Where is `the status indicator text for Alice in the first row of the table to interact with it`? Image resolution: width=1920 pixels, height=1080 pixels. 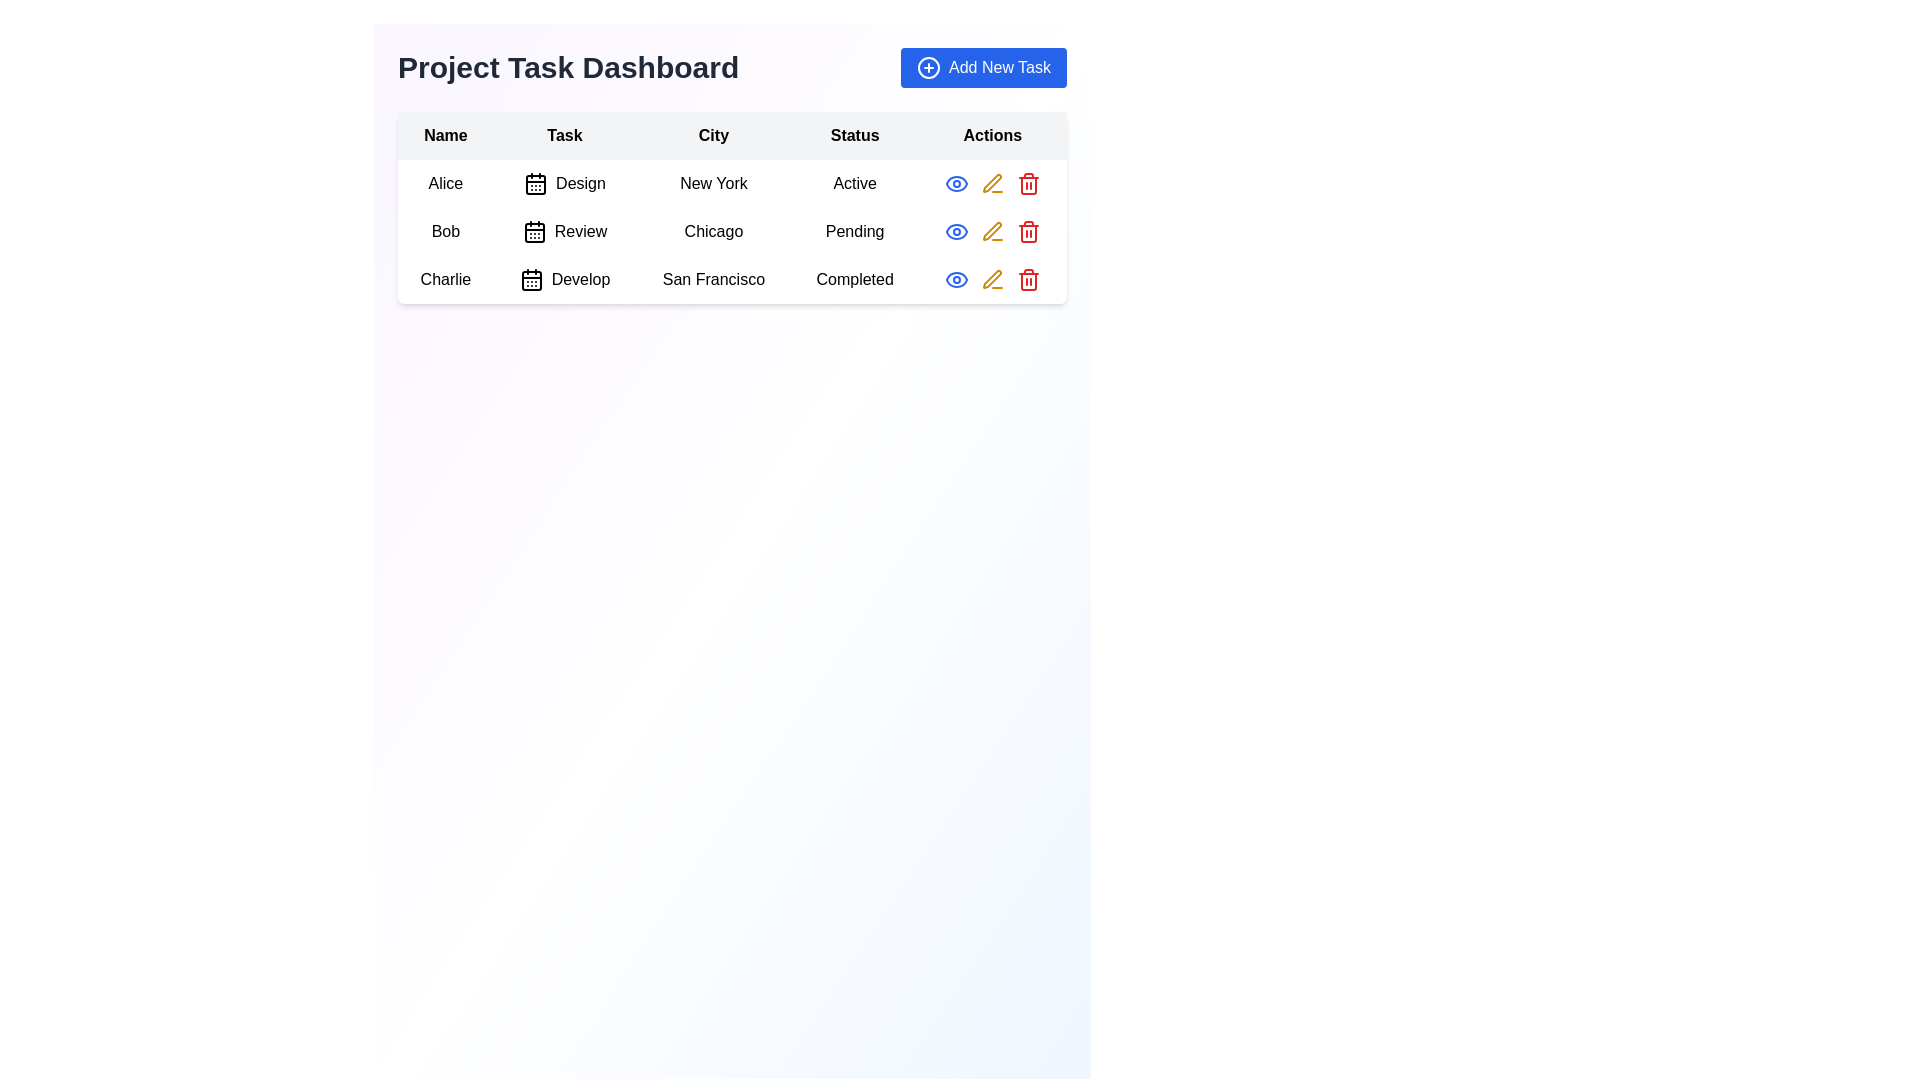 the status indicator text for Alice in the first row of the table to interact with it is located at coordinates (855, 184).